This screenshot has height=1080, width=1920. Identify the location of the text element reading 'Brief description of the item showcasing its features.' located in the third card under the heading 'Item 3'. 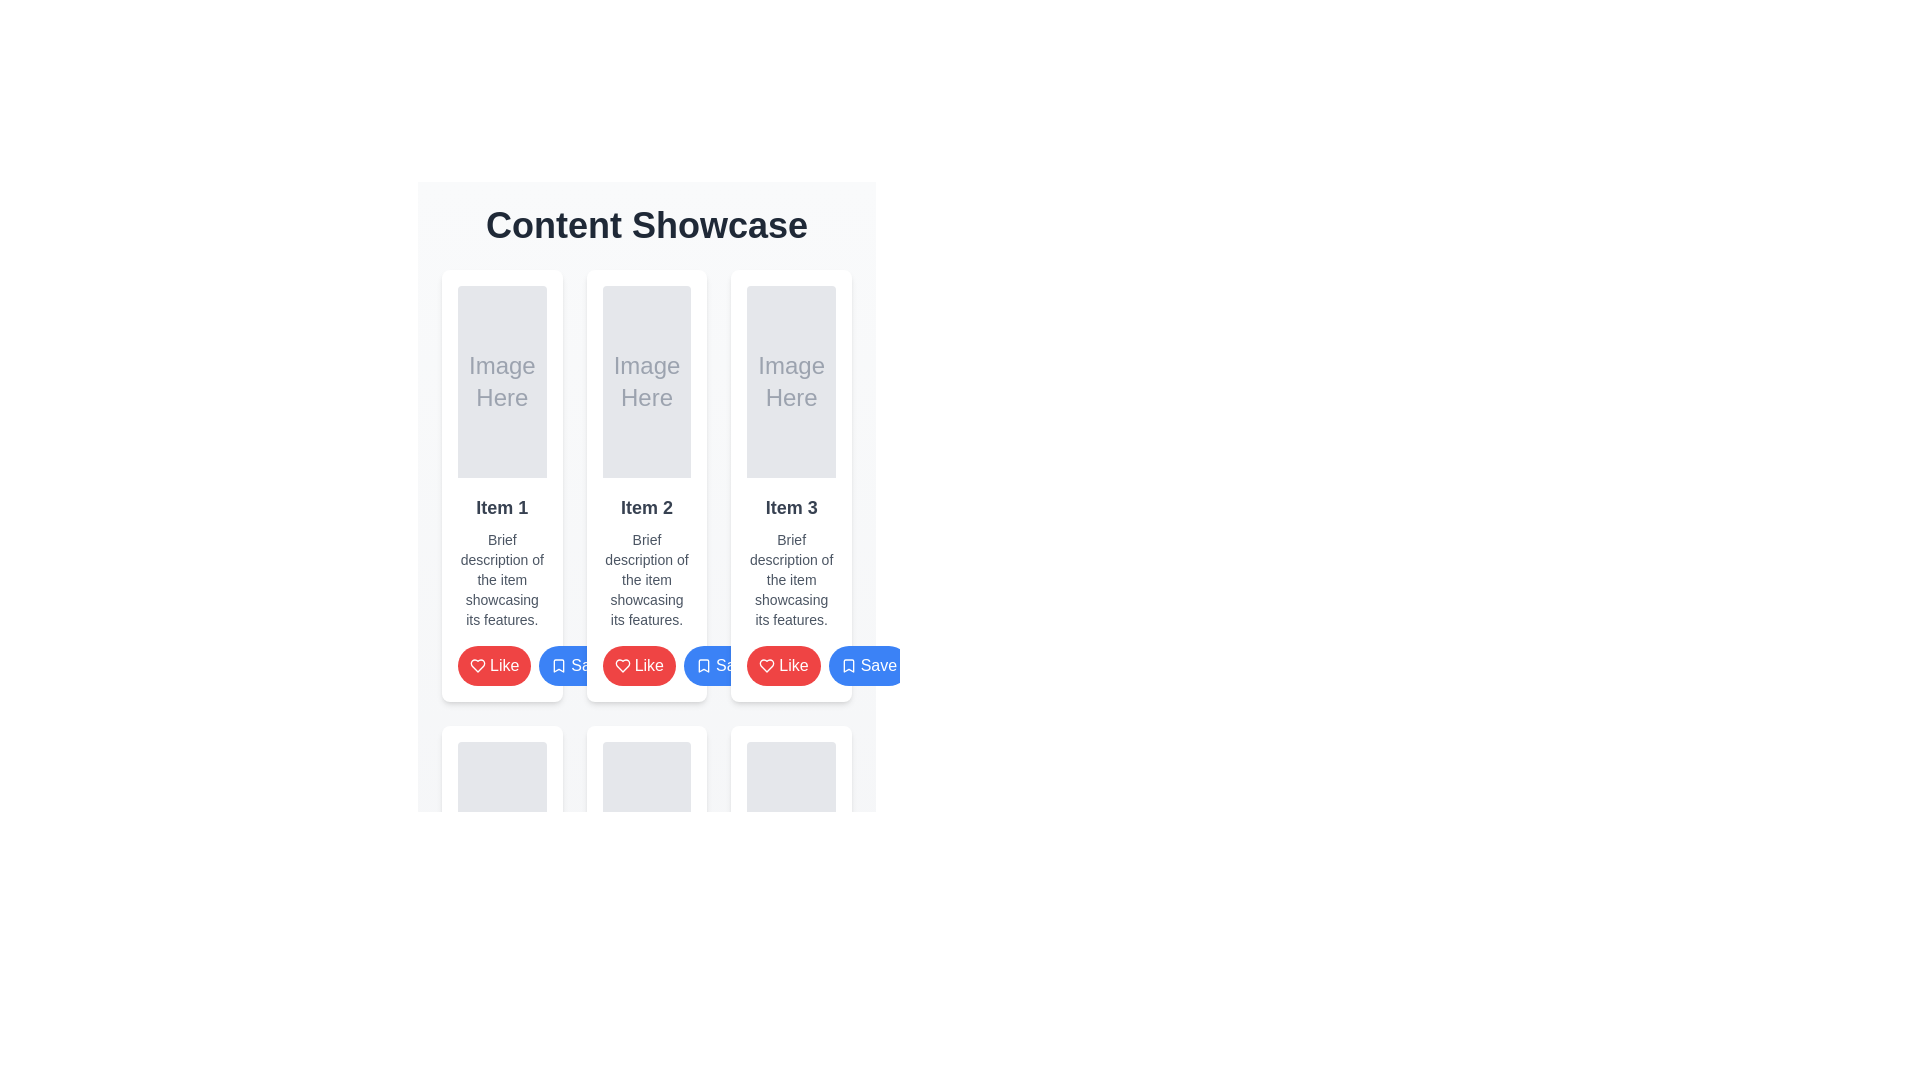
(790, 579).